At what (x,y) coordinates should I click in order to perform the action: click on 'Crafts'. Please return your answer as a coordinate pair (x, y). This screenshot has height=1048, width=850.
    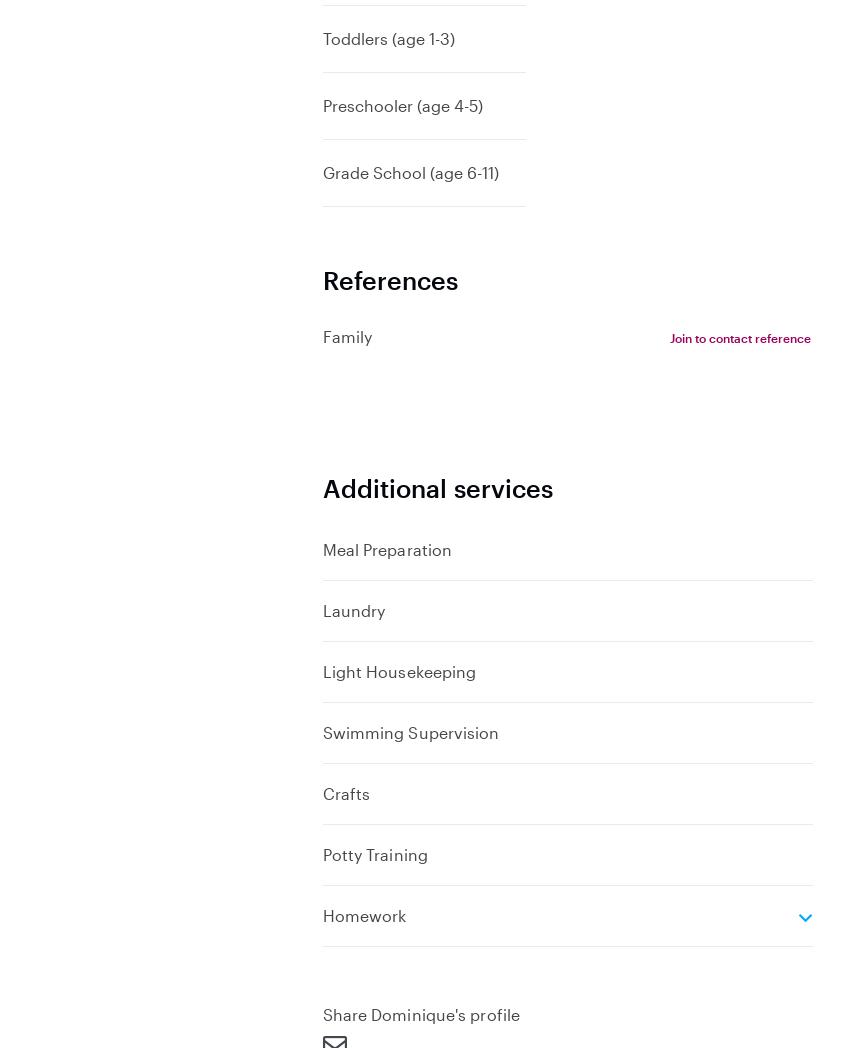
    Looking at the image, I should click on (345, 791).